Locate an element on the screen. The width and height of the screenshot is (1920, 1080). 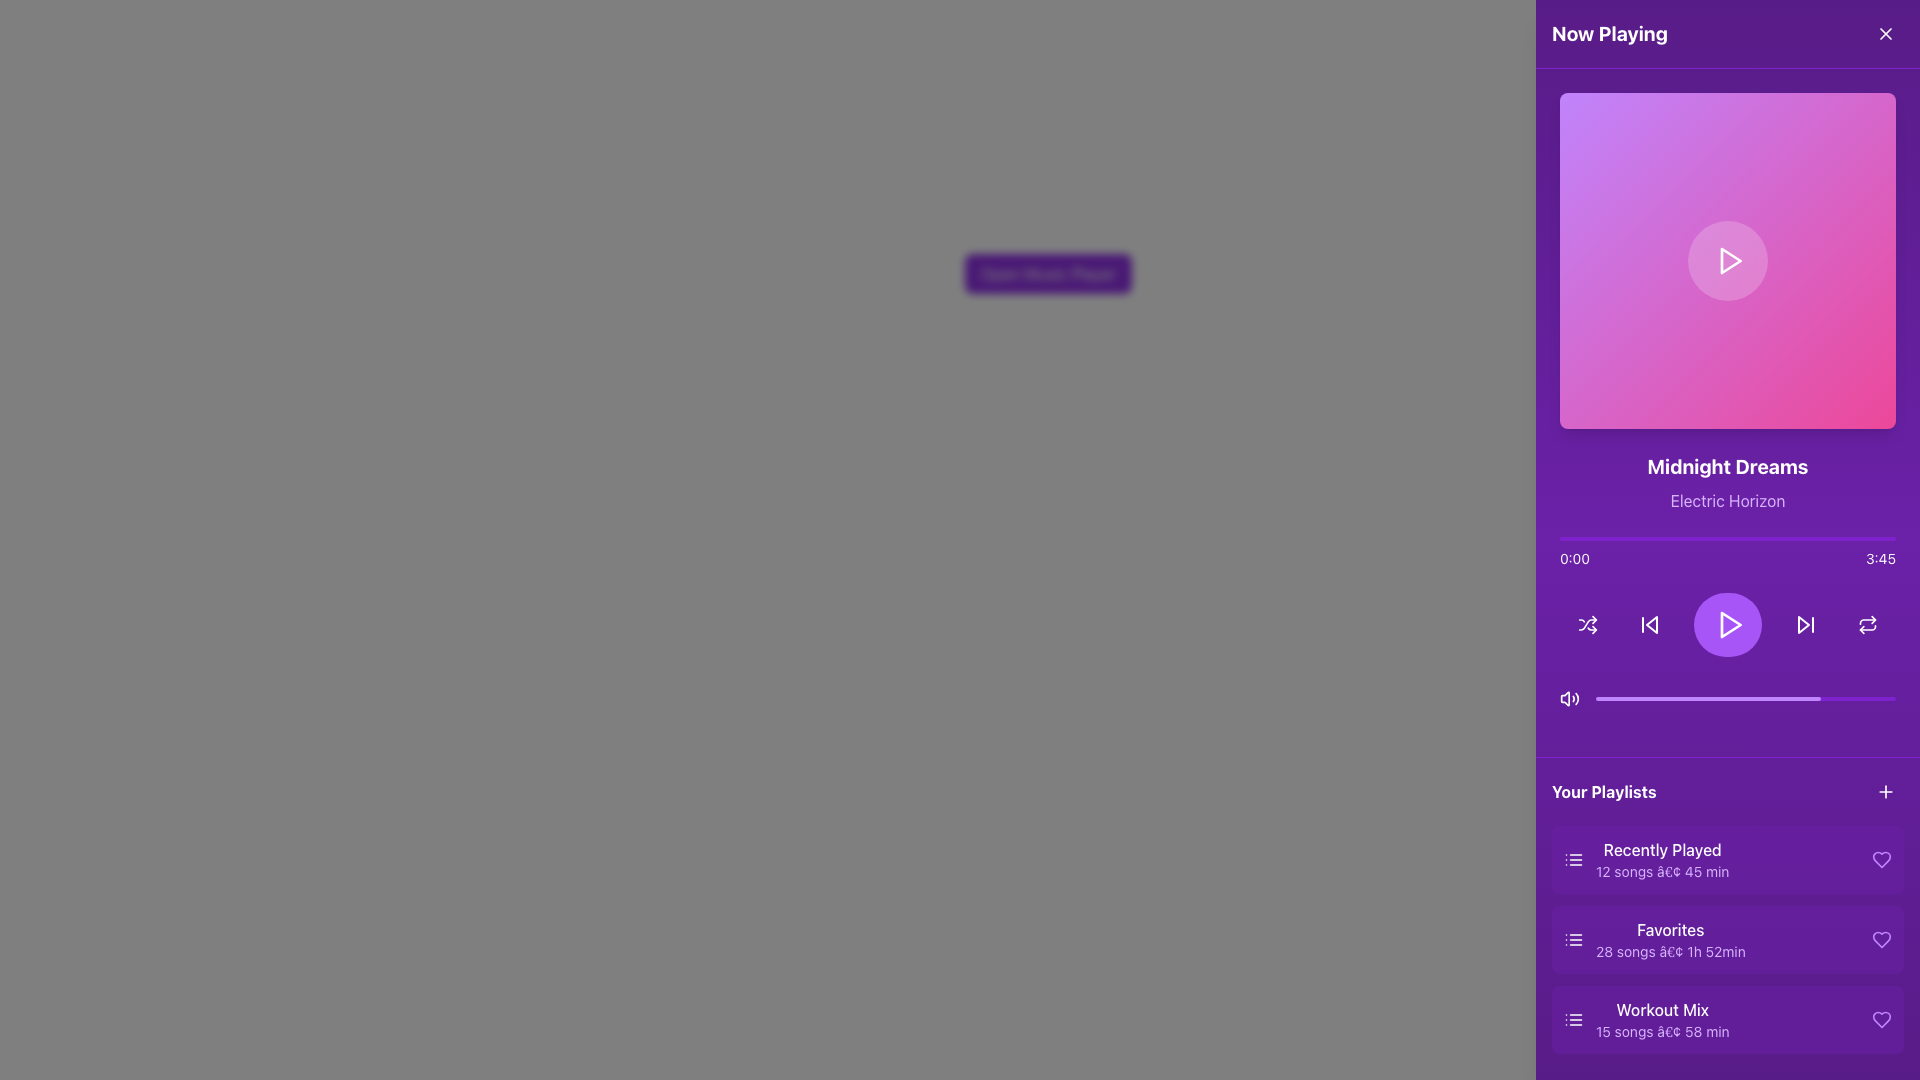
the 'Workout Mix' playlist button located in the right sidebar under 'Your Playlists' is located at coordinates (1646, 1019).